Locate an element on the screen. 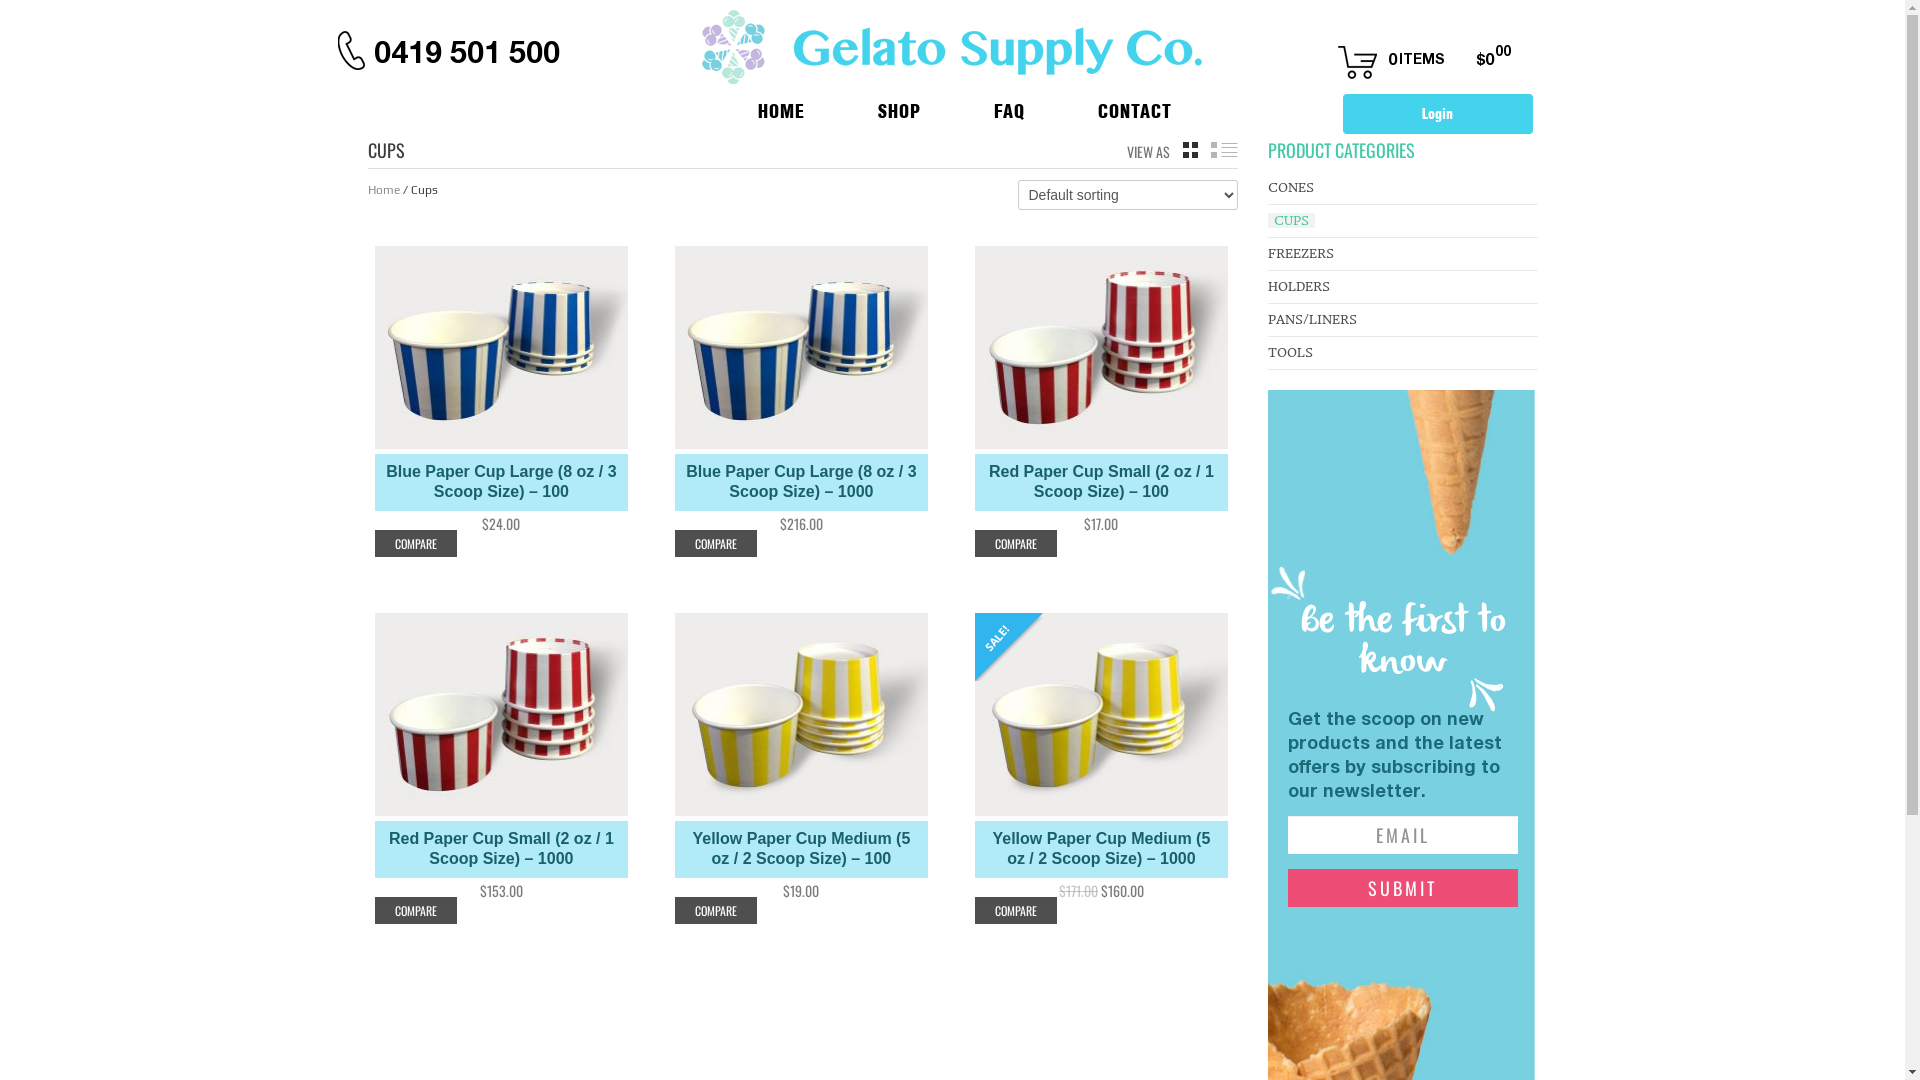  'Login' is located at coordinates (1342, 114).